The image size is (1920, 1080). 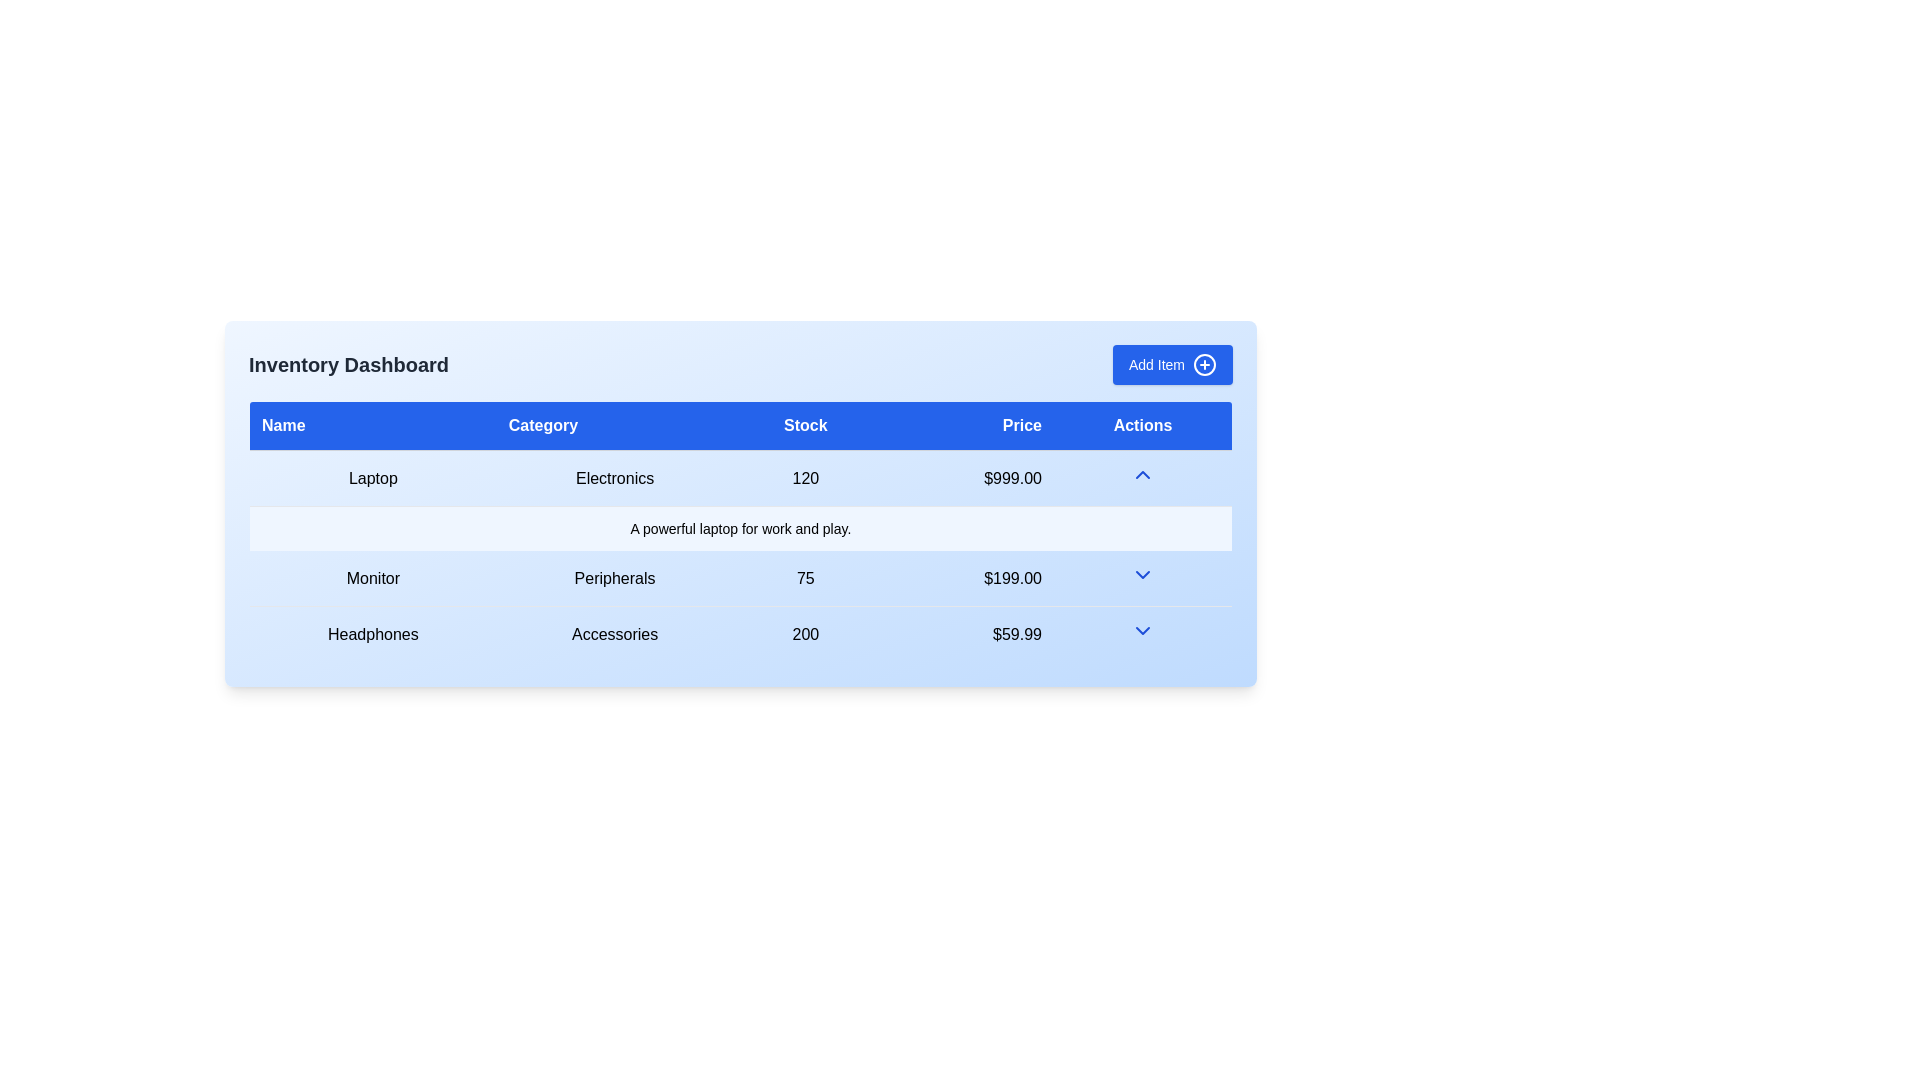 What do you see at coordinates (614, 634) in the screenshot?
I see `the Text label in the third row of the table under the 'Category' column, which indicates the type 'Headphones'` at bounding box center [614, 634].